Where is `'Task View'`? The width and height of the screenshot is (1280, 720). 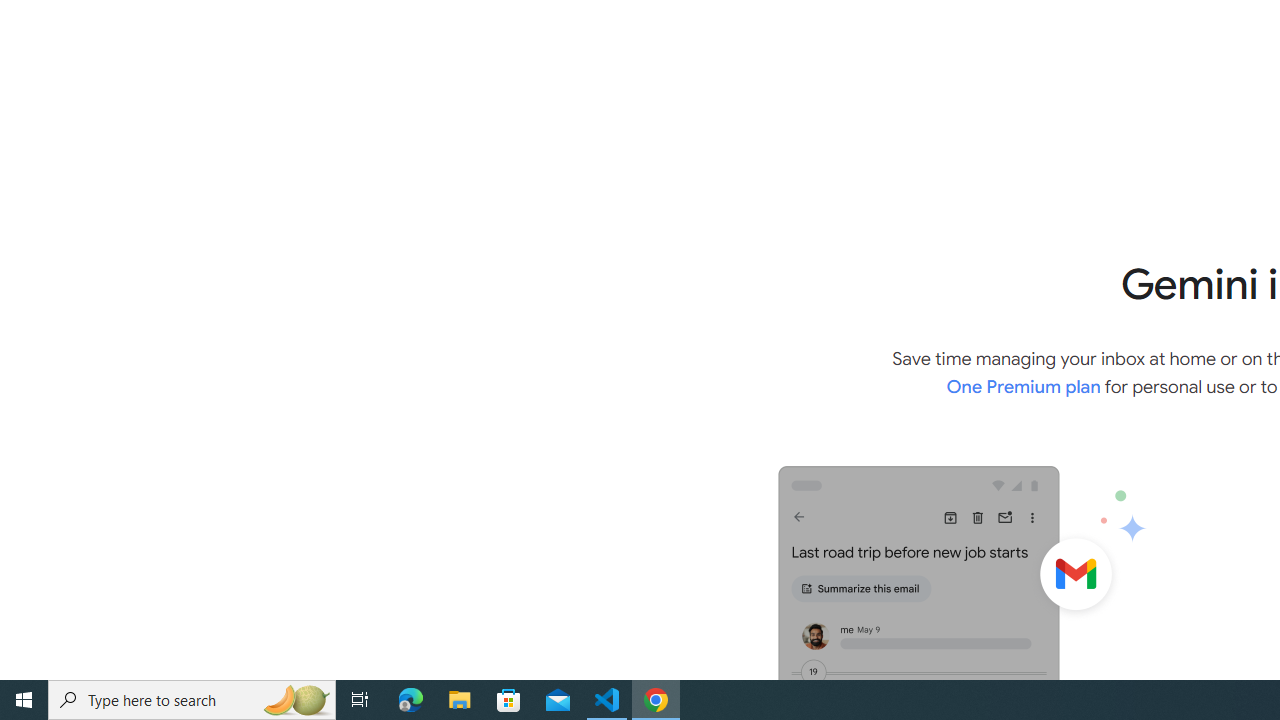
'Task View' is located at coordinates (359, 698).